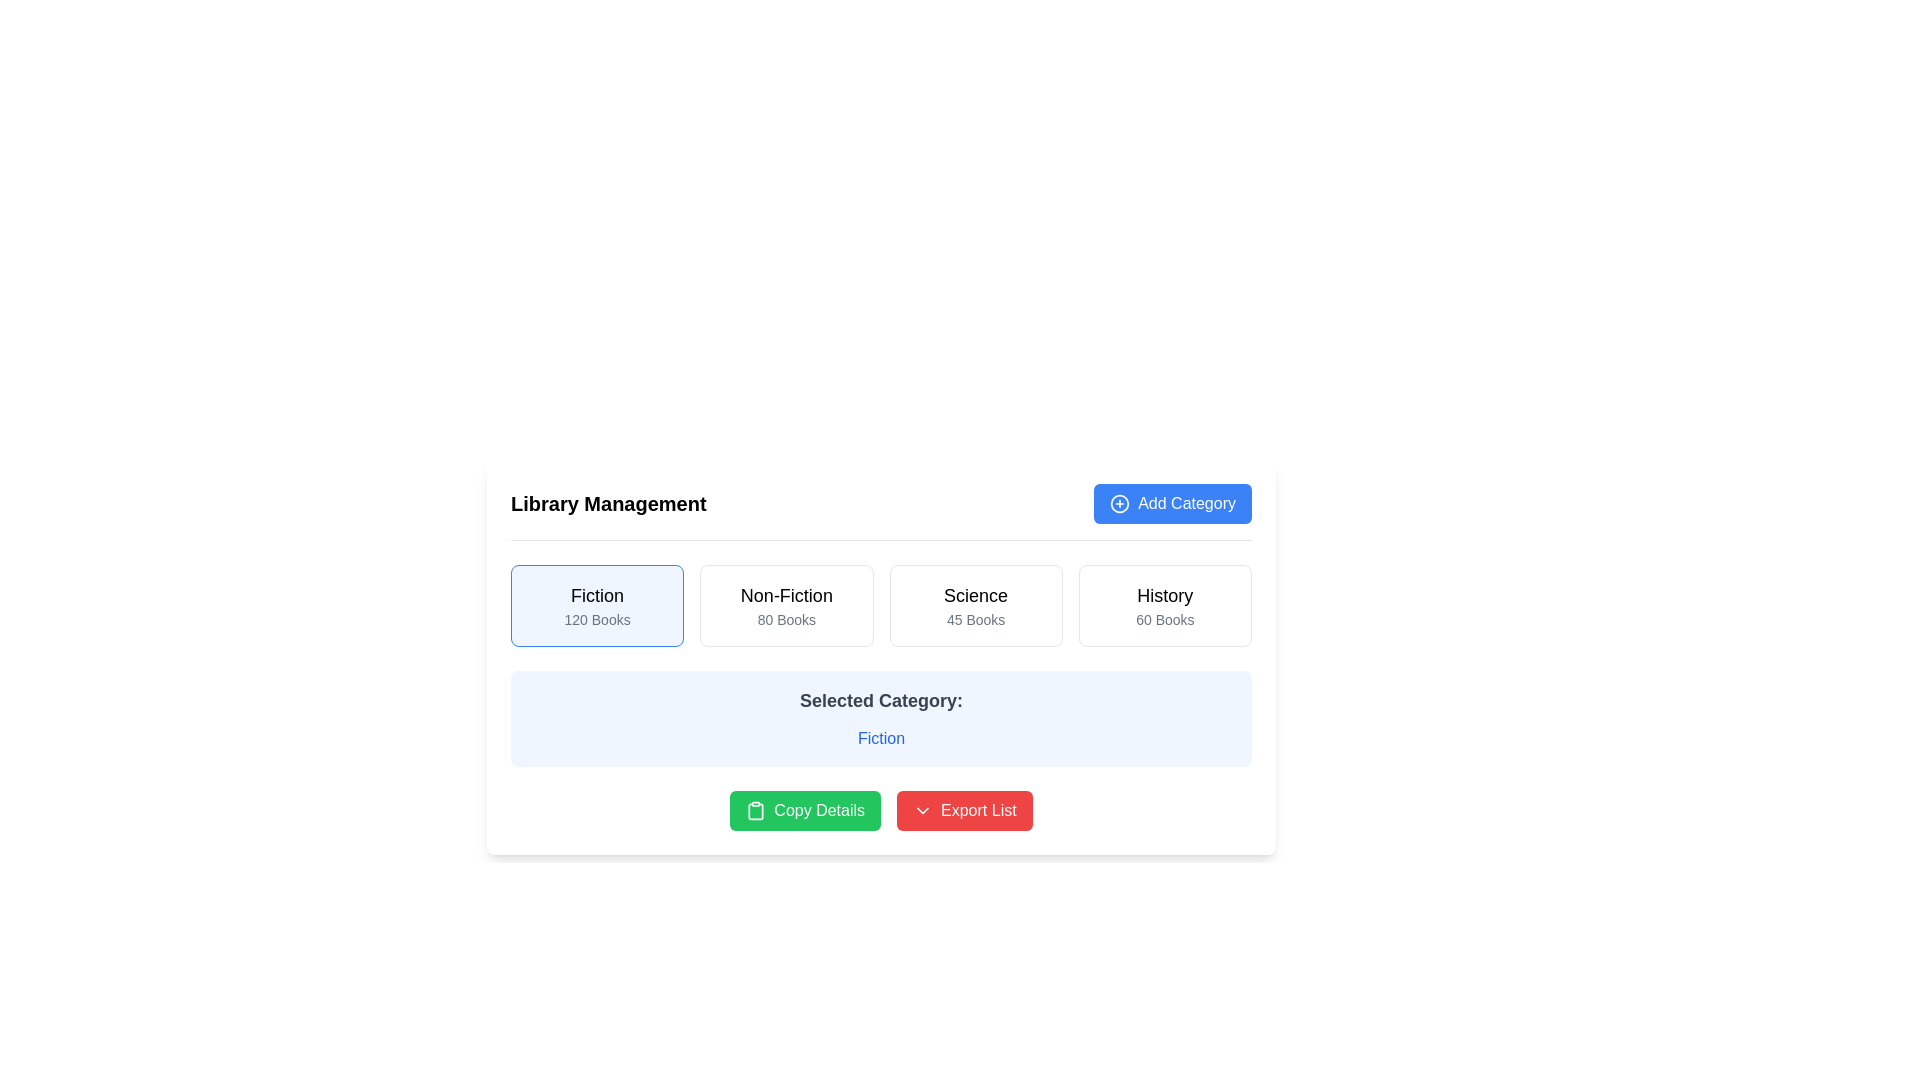 The image size is (1920, 1080). I want to click on the fourth interactive button or card labeled 'History' in the 'Library Management' section, so click(1165, 604).